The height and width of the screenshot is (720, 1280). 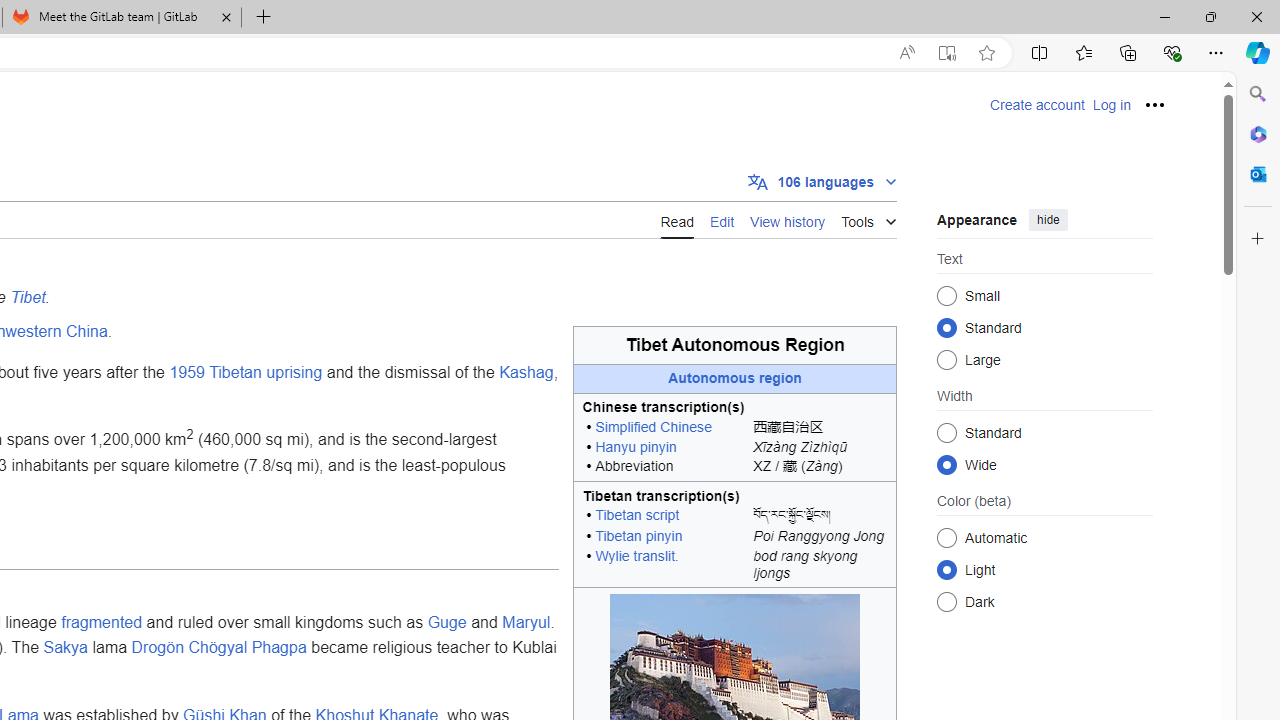 What do you see at coordinates (734, 379) in the screenshot?
I see `'Autonomous region'` at bounding box center [734, 379].